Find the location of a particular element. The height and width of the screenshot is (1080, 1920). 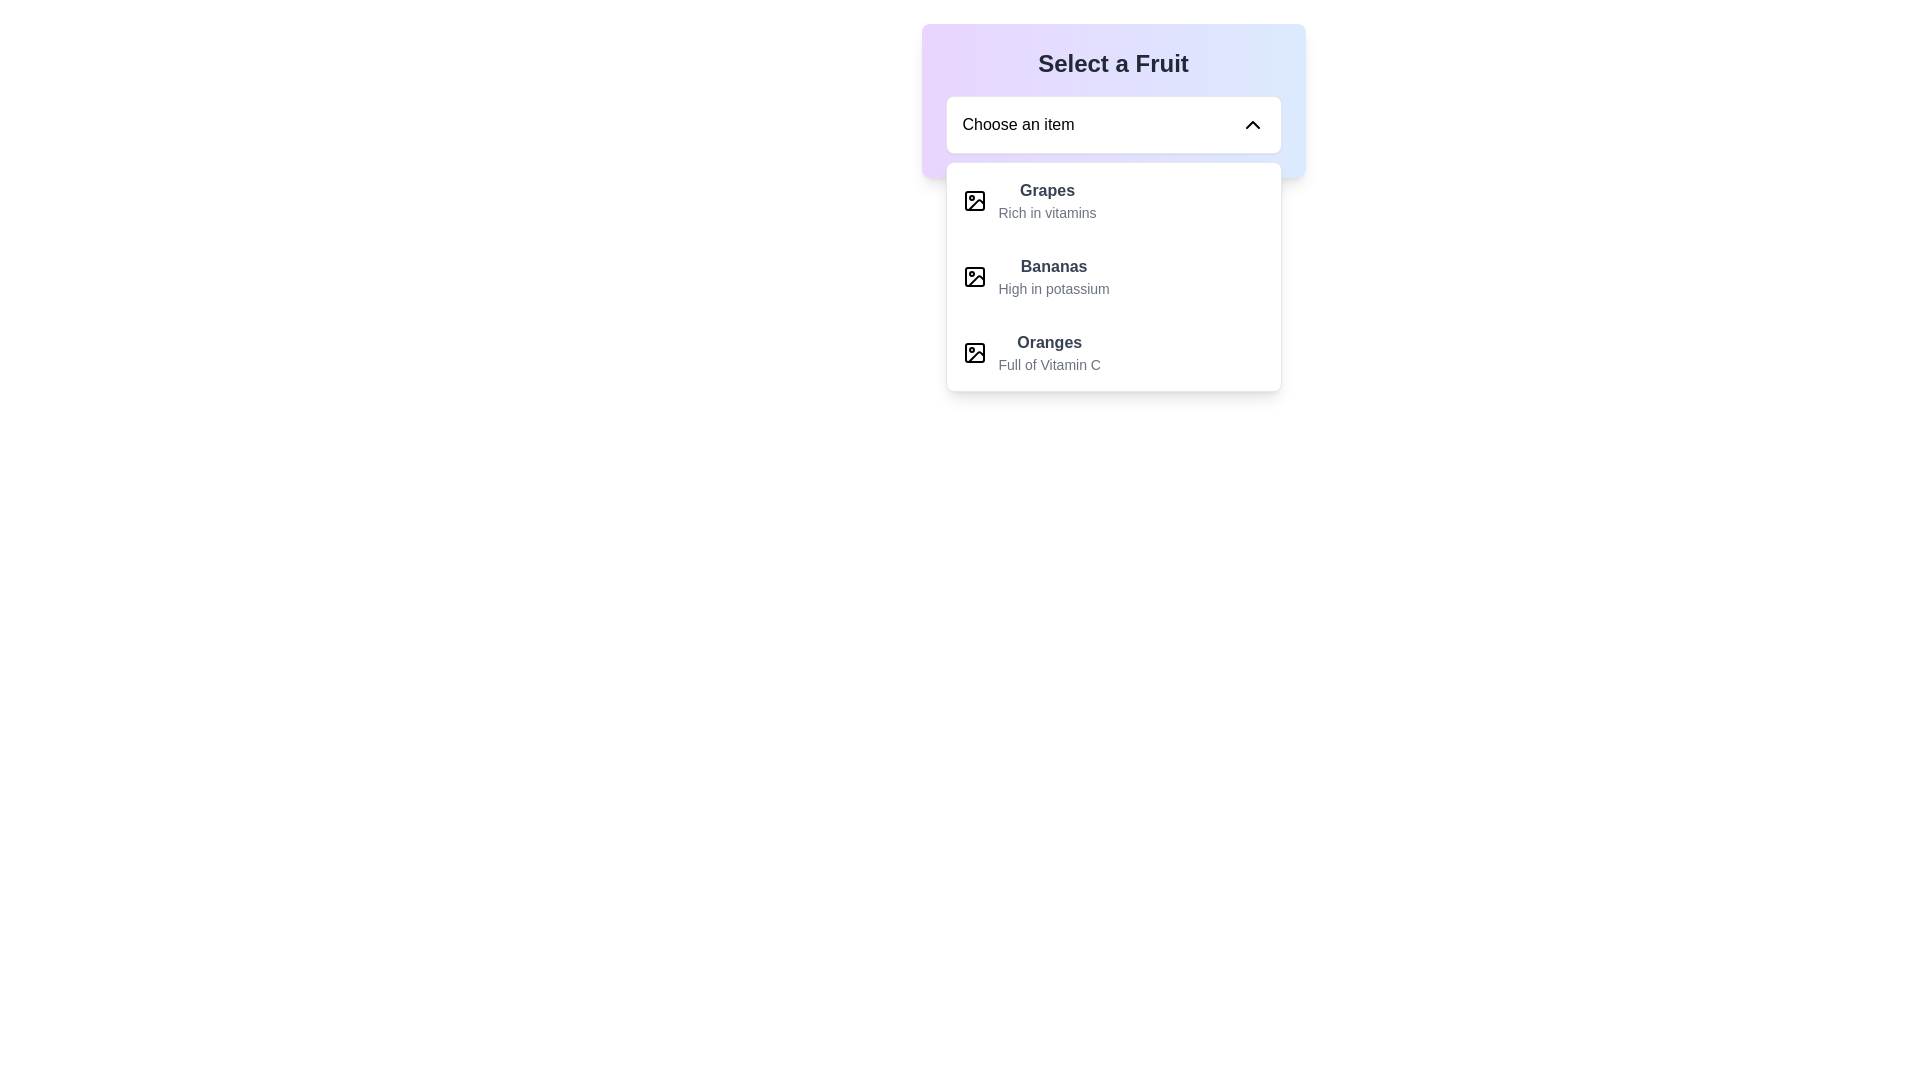

the dropdown menu labeled 'Choose an item' to select an item from the list is located at coordinates (1112, 124).